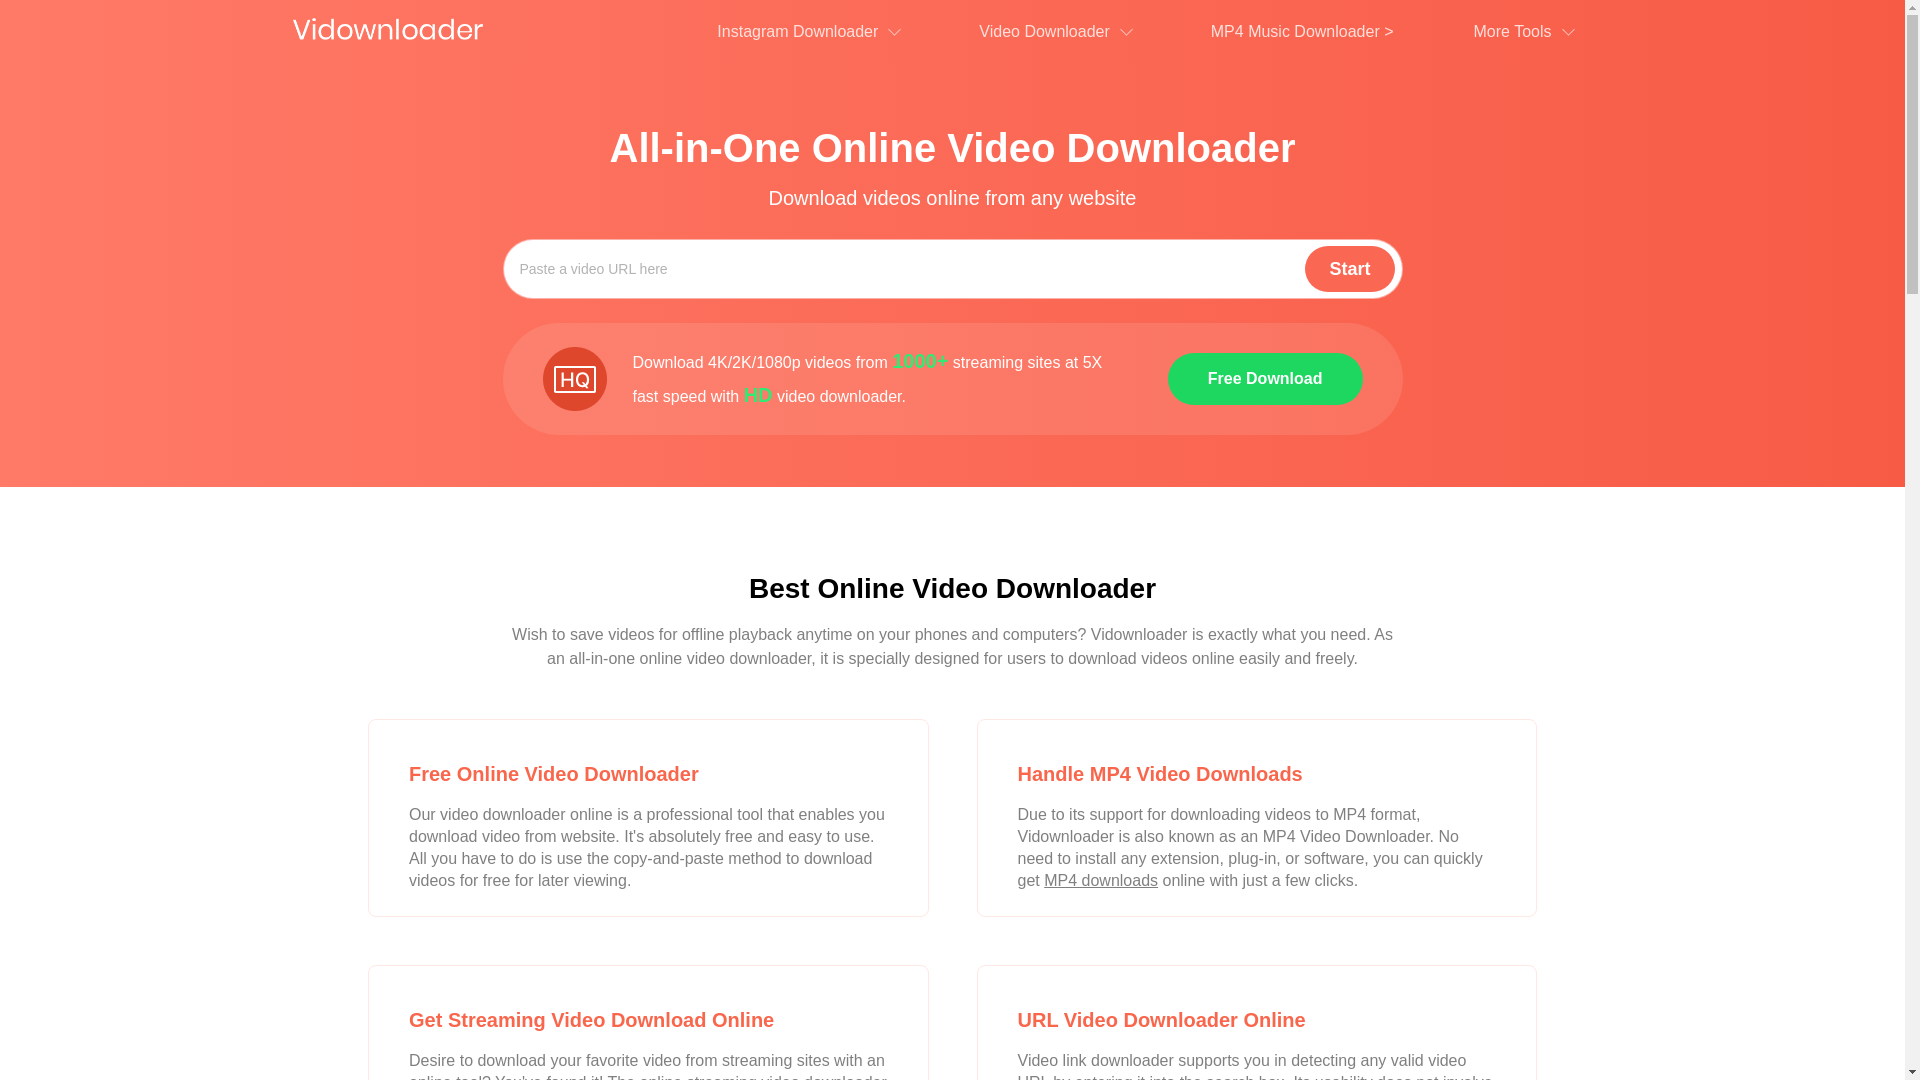 This screenshot has width=1920, height=1080. I want to click on 'More Tools', so click(1522, 35).